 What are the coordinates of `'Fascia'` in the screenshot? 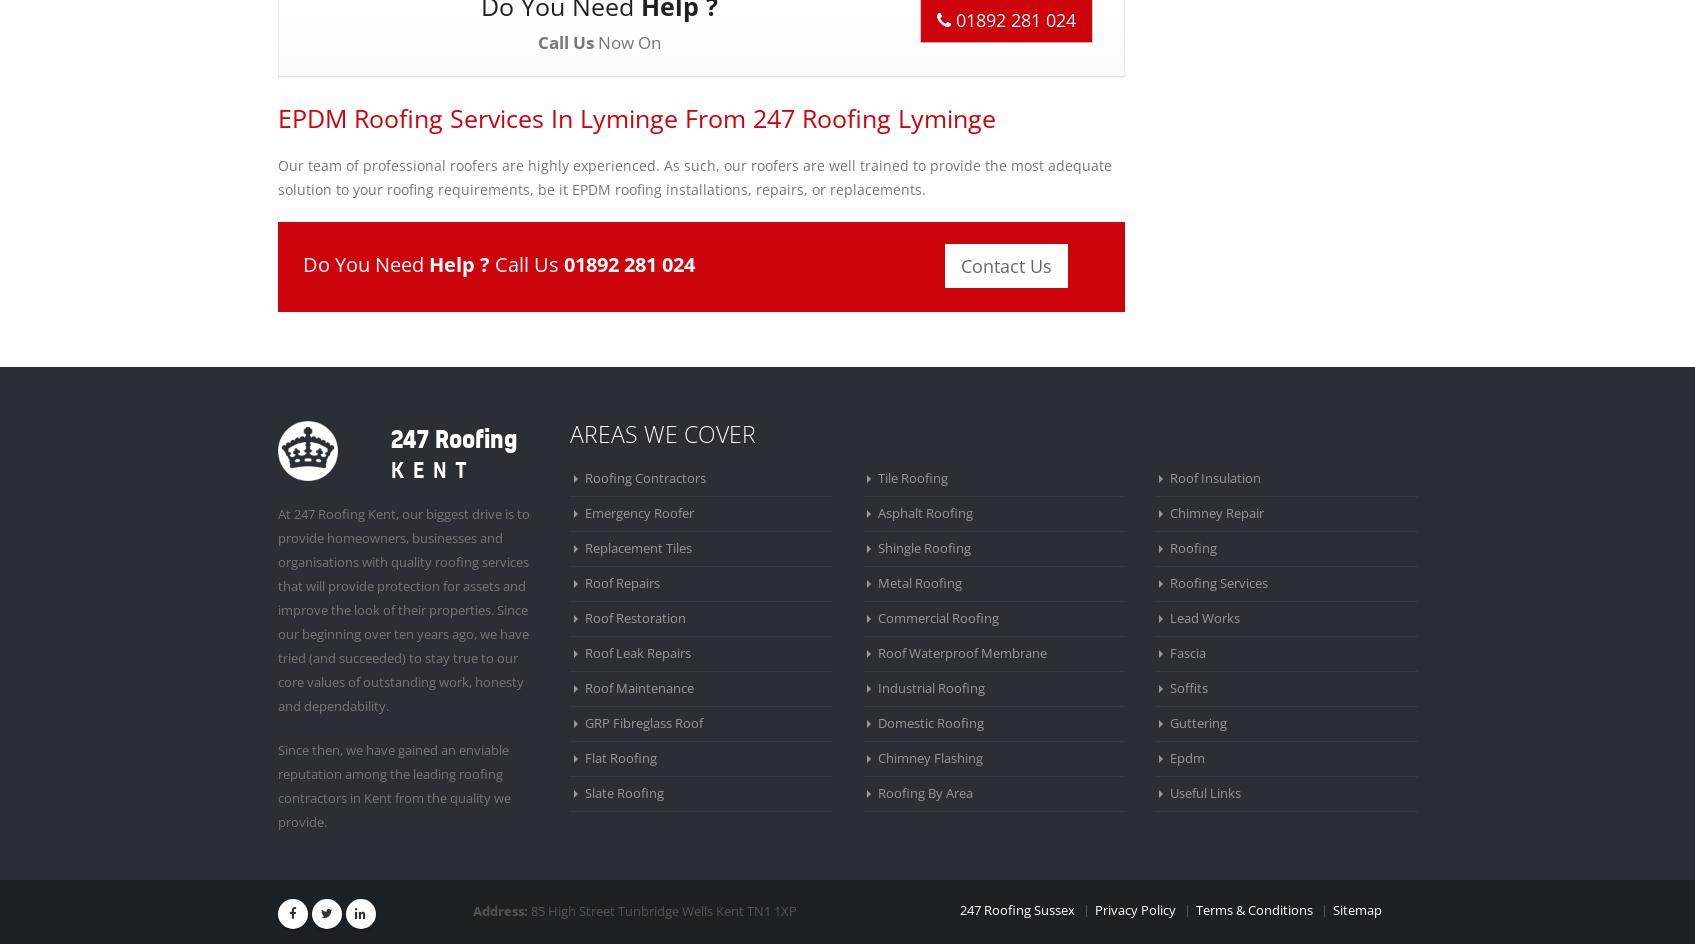 It's located at (1188, 651).